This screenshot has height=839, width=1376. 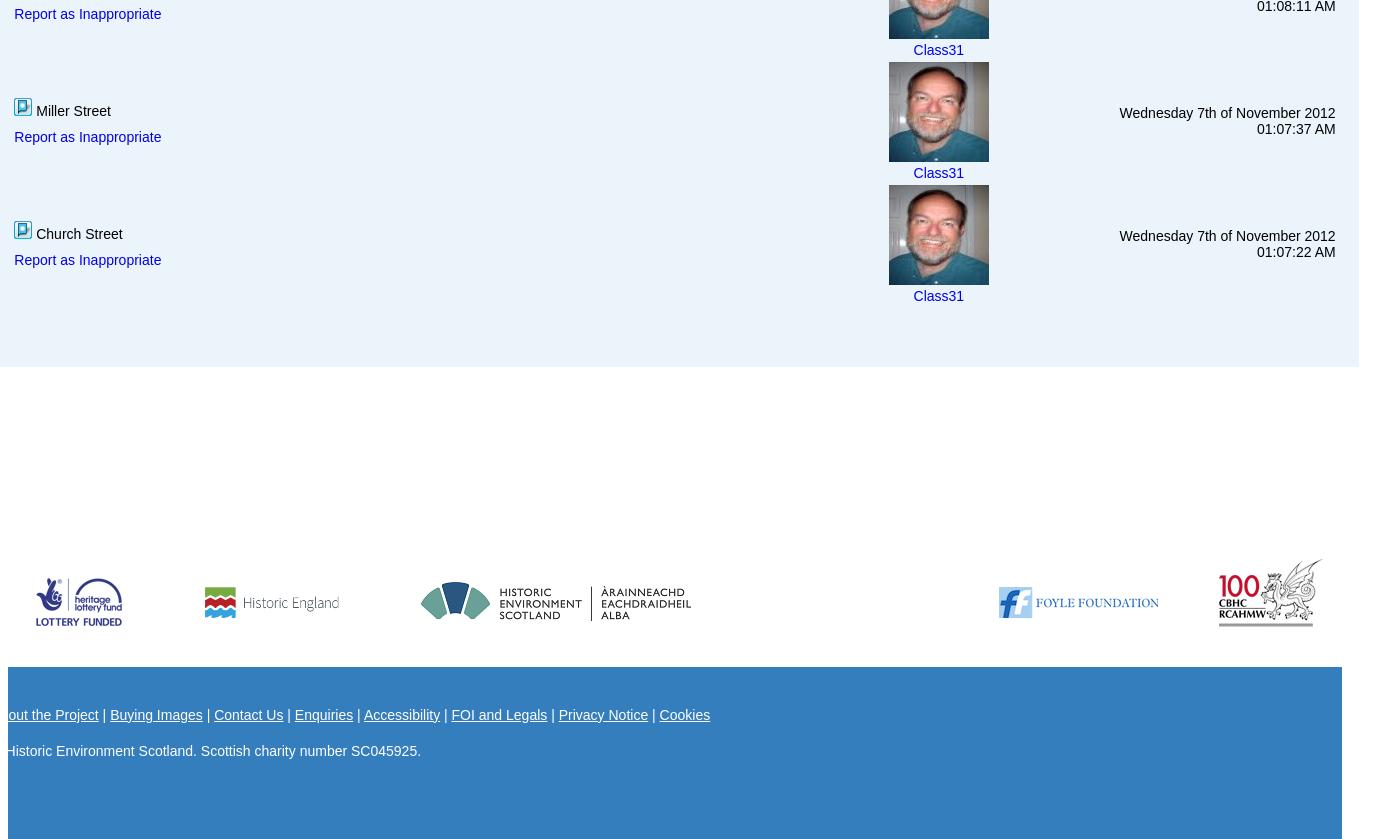 I want to click on 'Cookies', so click(x=684, y=712).